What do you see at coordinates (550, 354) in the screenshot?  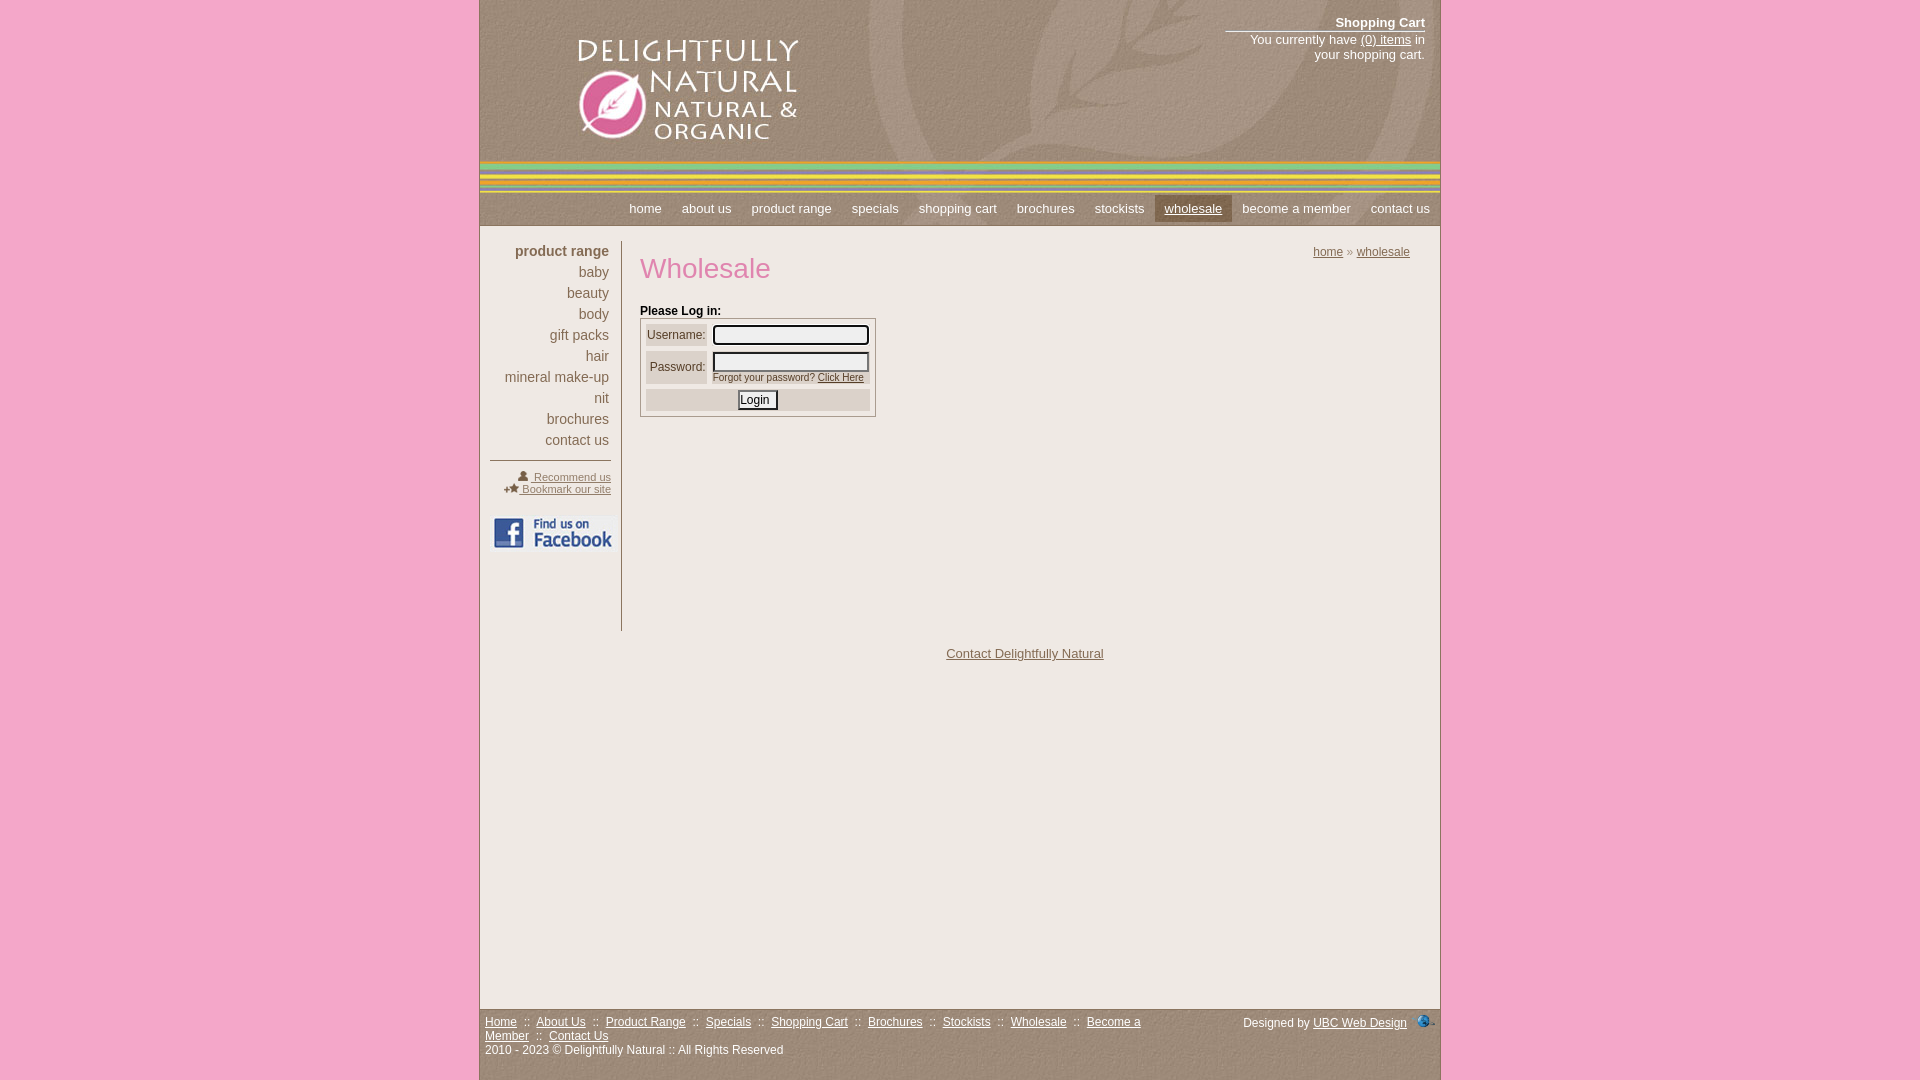 I see `'hair'` at bounding box center [550, 354].